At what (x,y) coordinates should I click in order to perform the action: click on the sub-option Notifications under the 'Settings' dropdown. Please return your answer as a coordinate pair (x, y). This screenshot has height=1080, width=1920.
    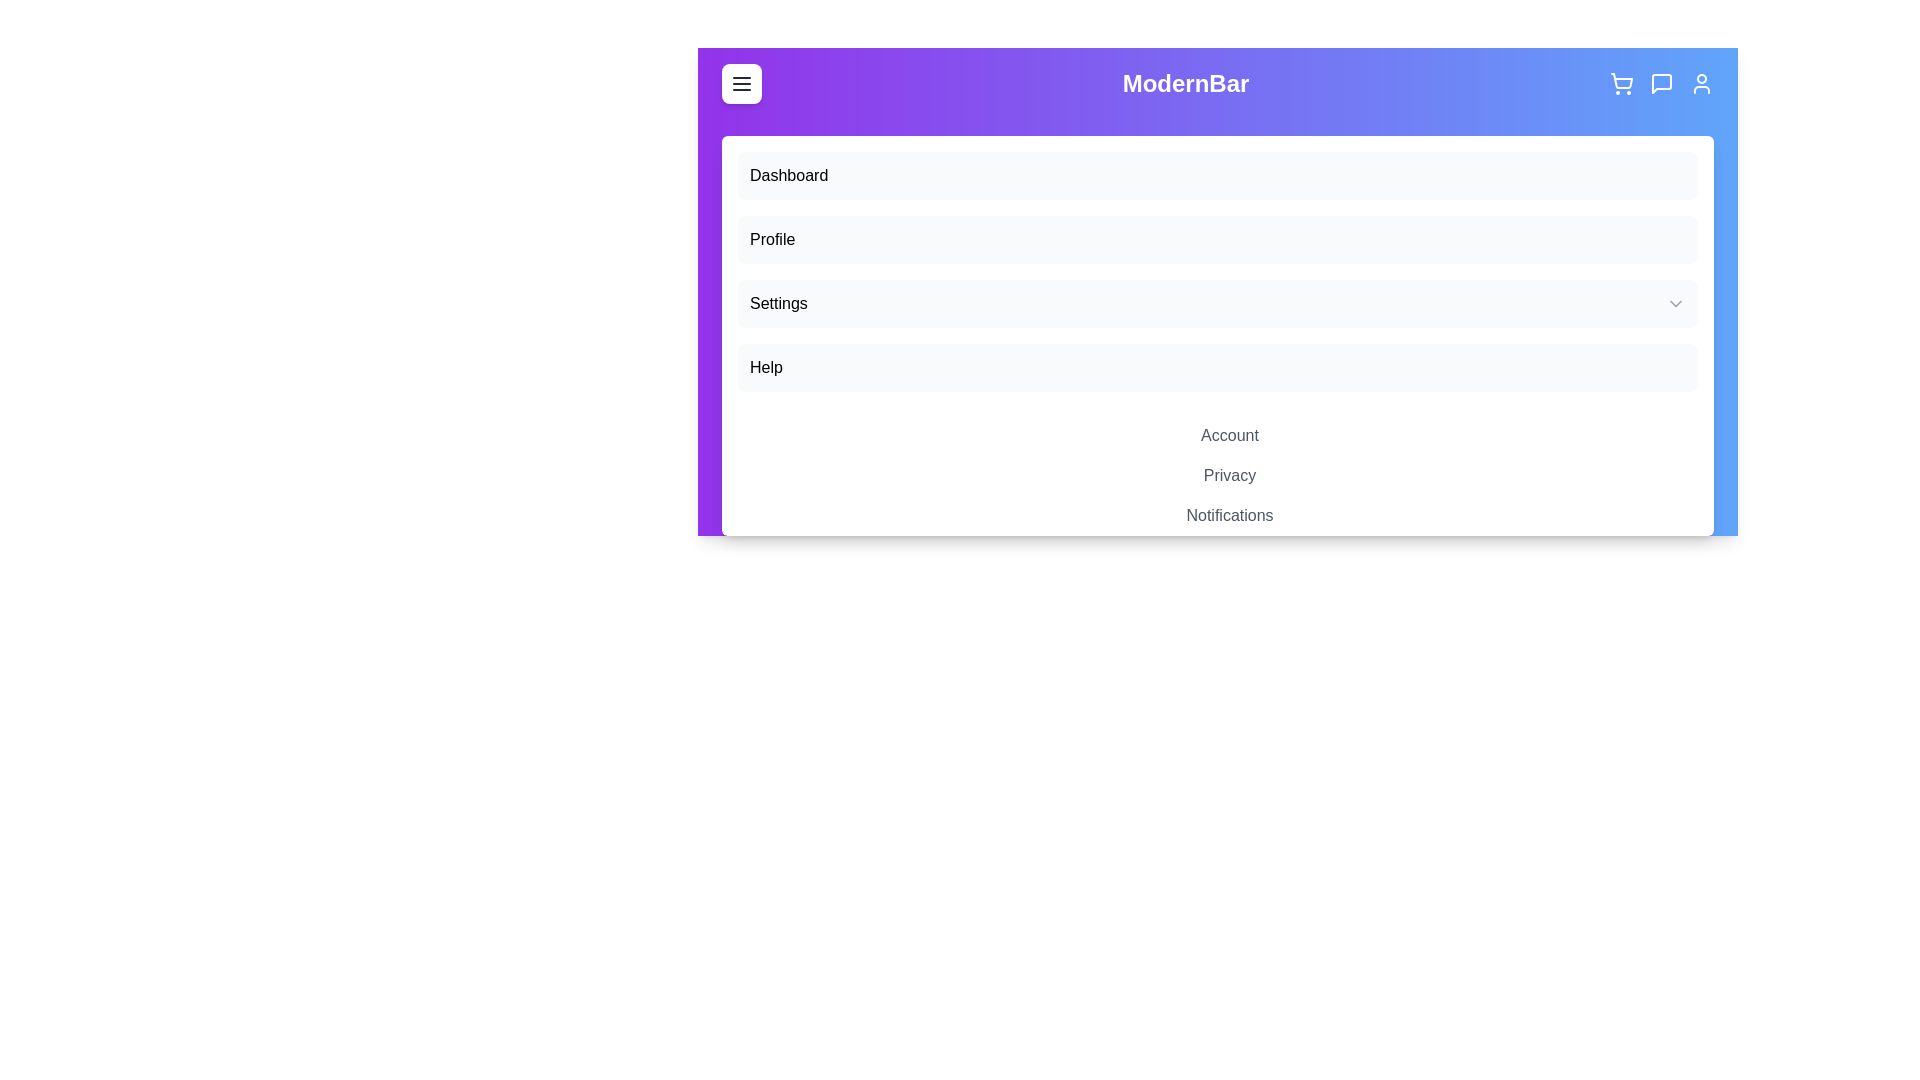
    Looking at the image, I should click on (1228, 515).